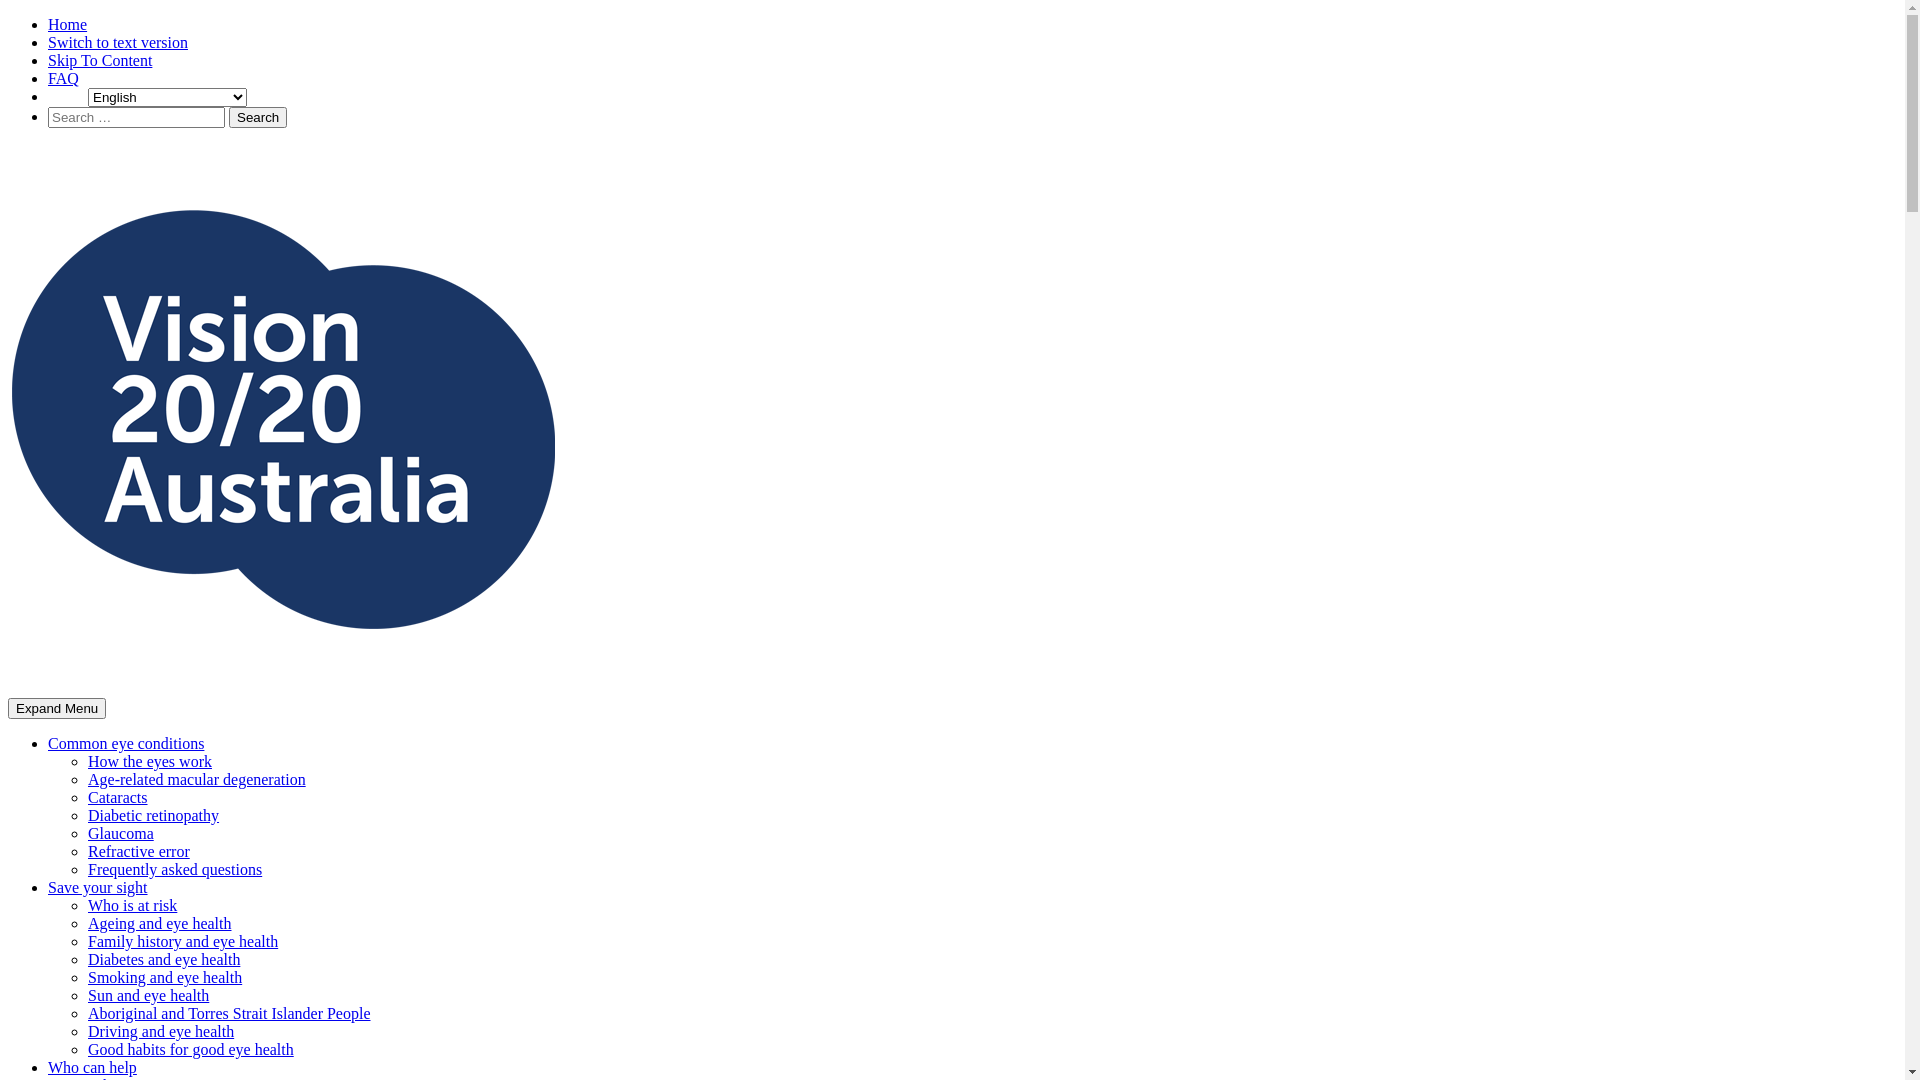 Image resolution: width=1920 pixels, height=1080 pixels. I want to click on 'Common eye conditions', so click(124, 743).